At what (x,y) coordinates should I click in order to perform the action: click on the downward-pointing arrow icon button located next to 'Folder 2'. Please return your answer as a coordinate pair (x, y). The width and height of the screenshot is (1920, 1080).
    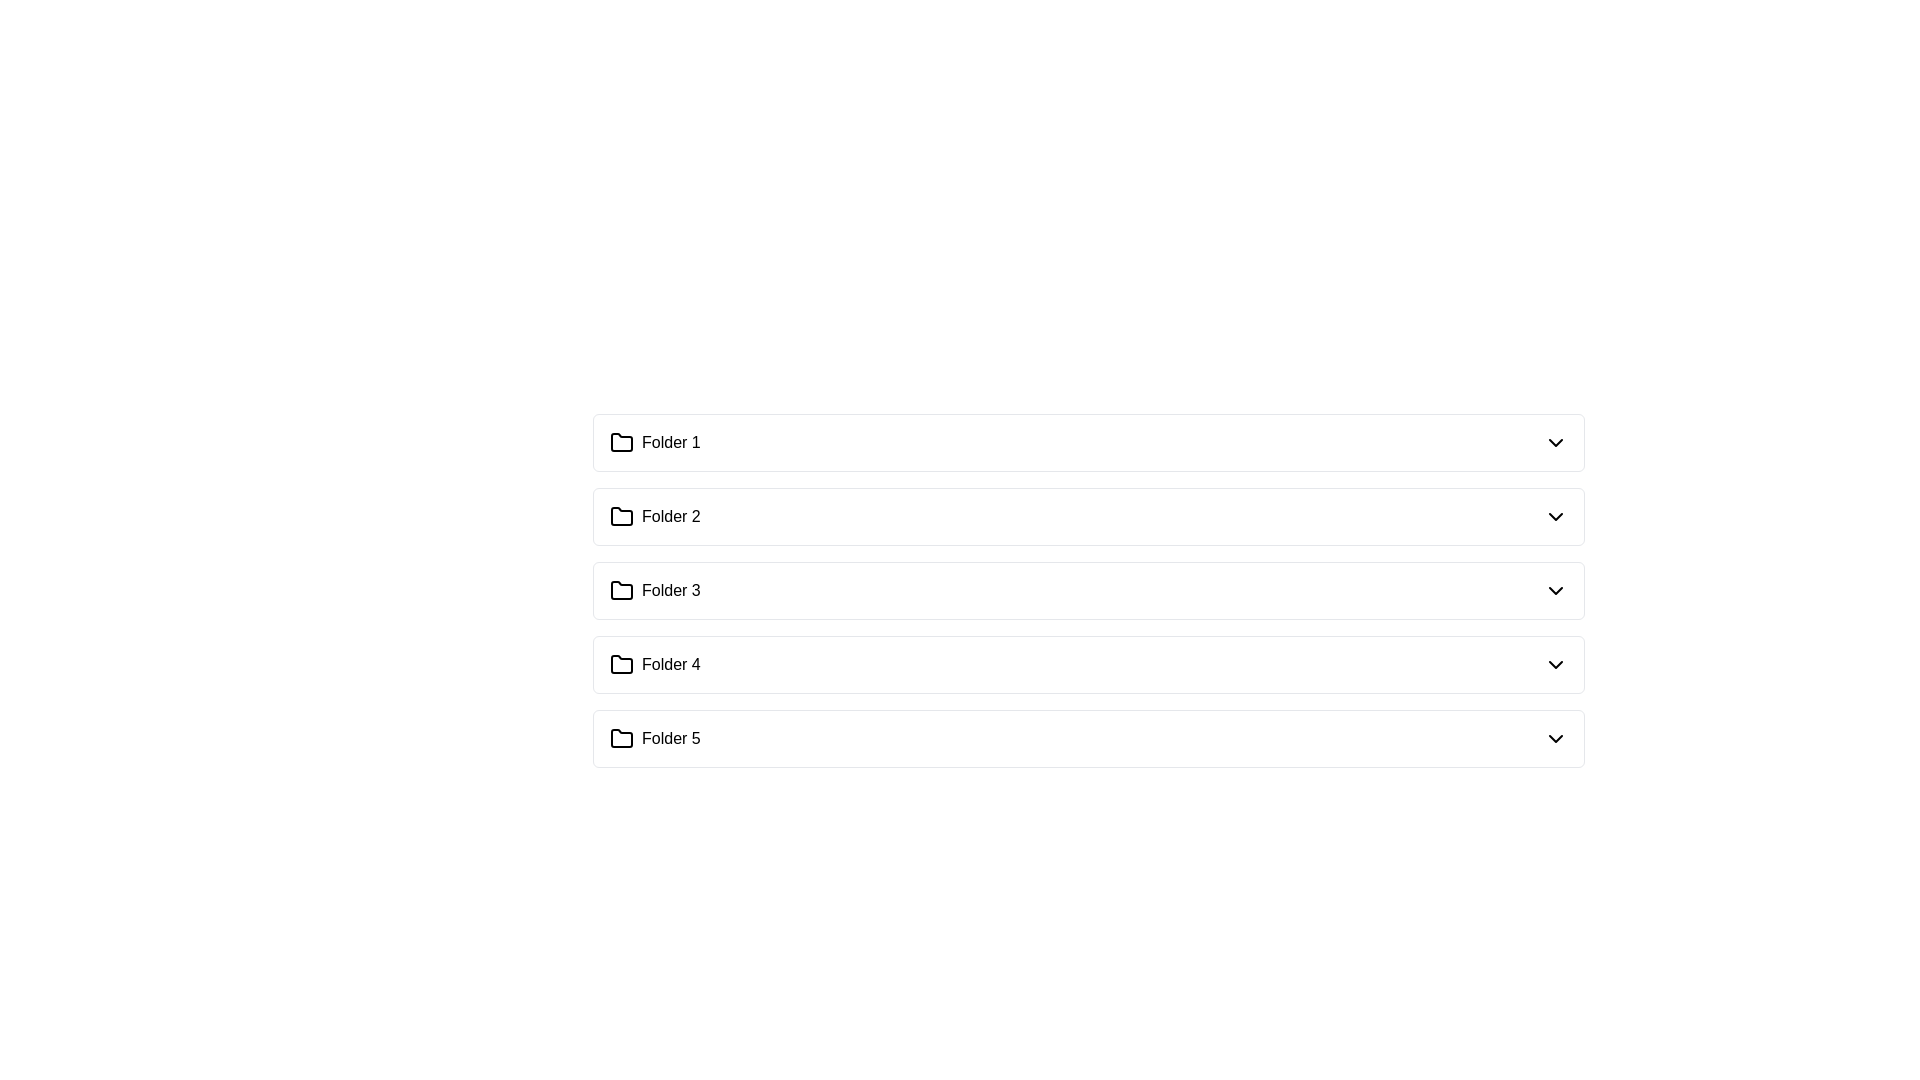
    Looking at the image, I should click on (1554, 515).